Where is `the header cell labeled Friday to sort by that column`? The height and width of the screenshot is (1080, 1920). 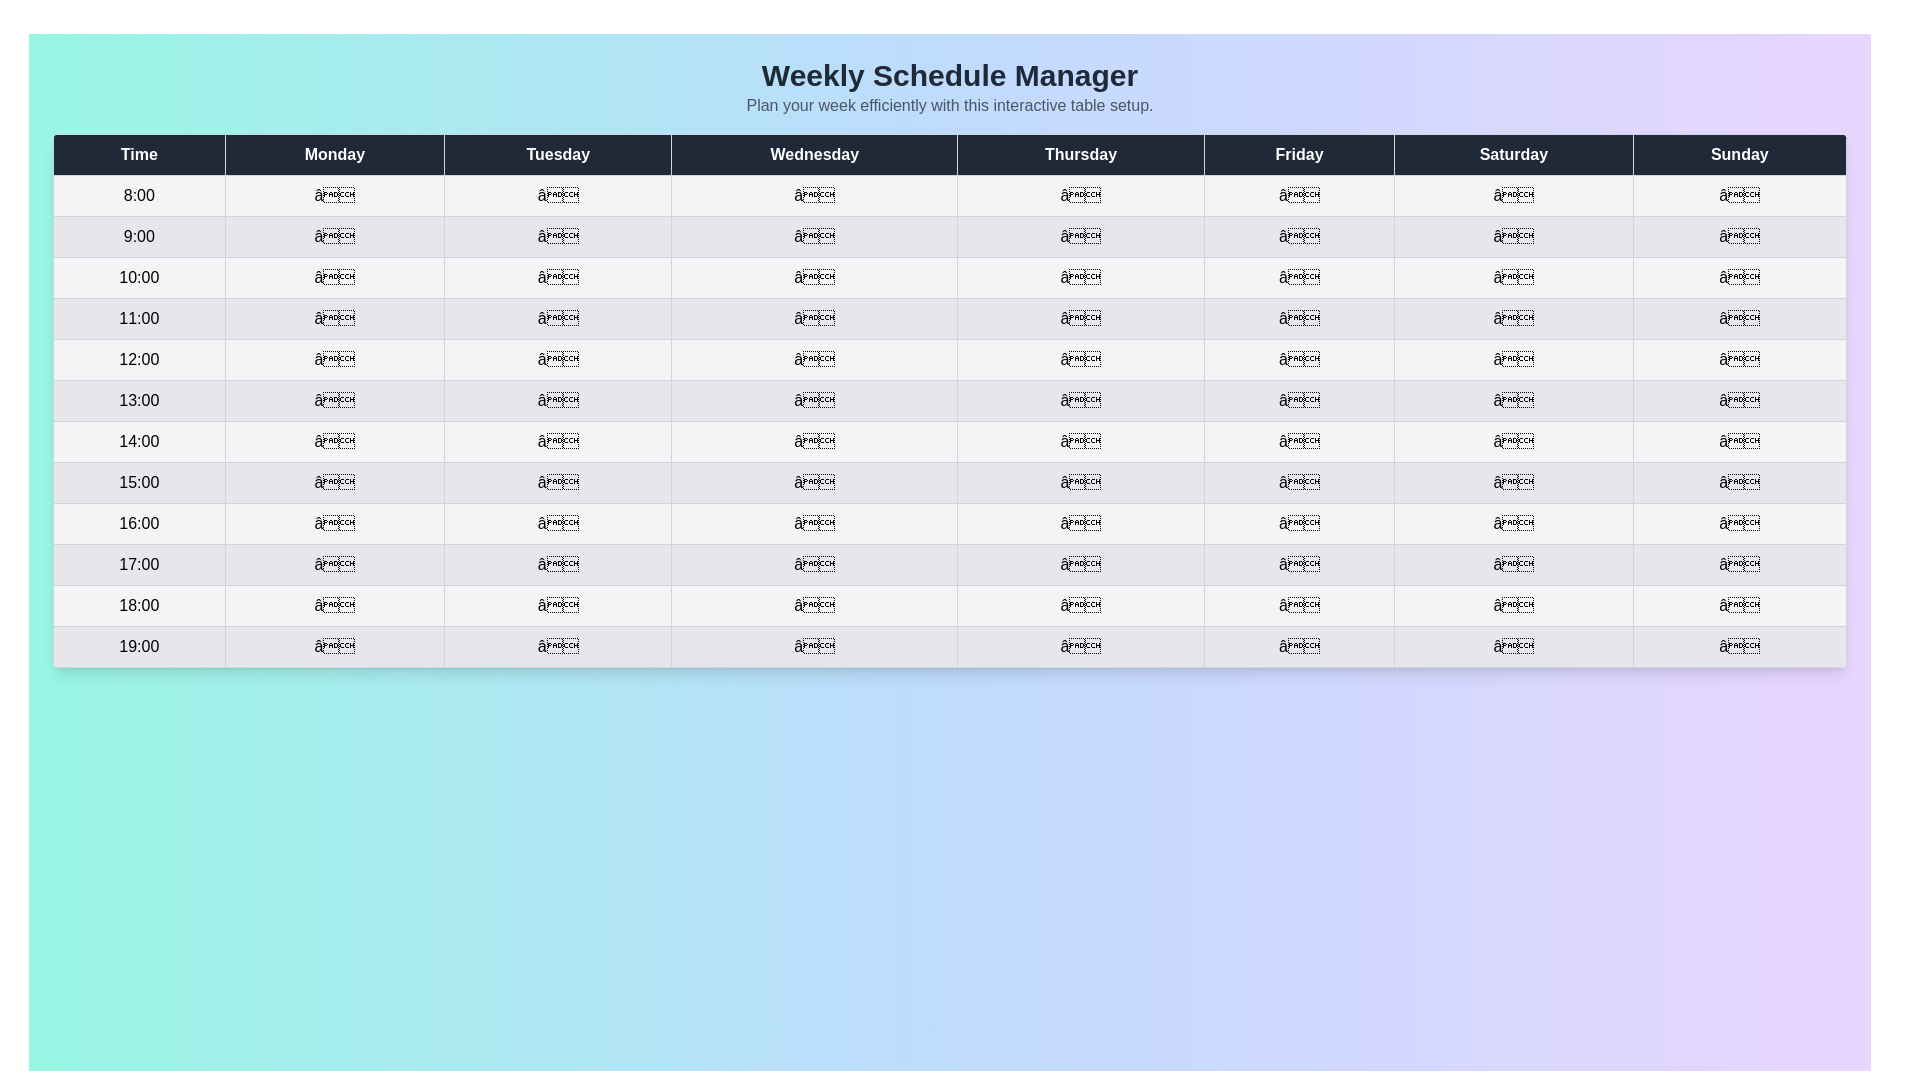 the header cell labeled Friday to sort by that column is located at coordinates (1300, 153).